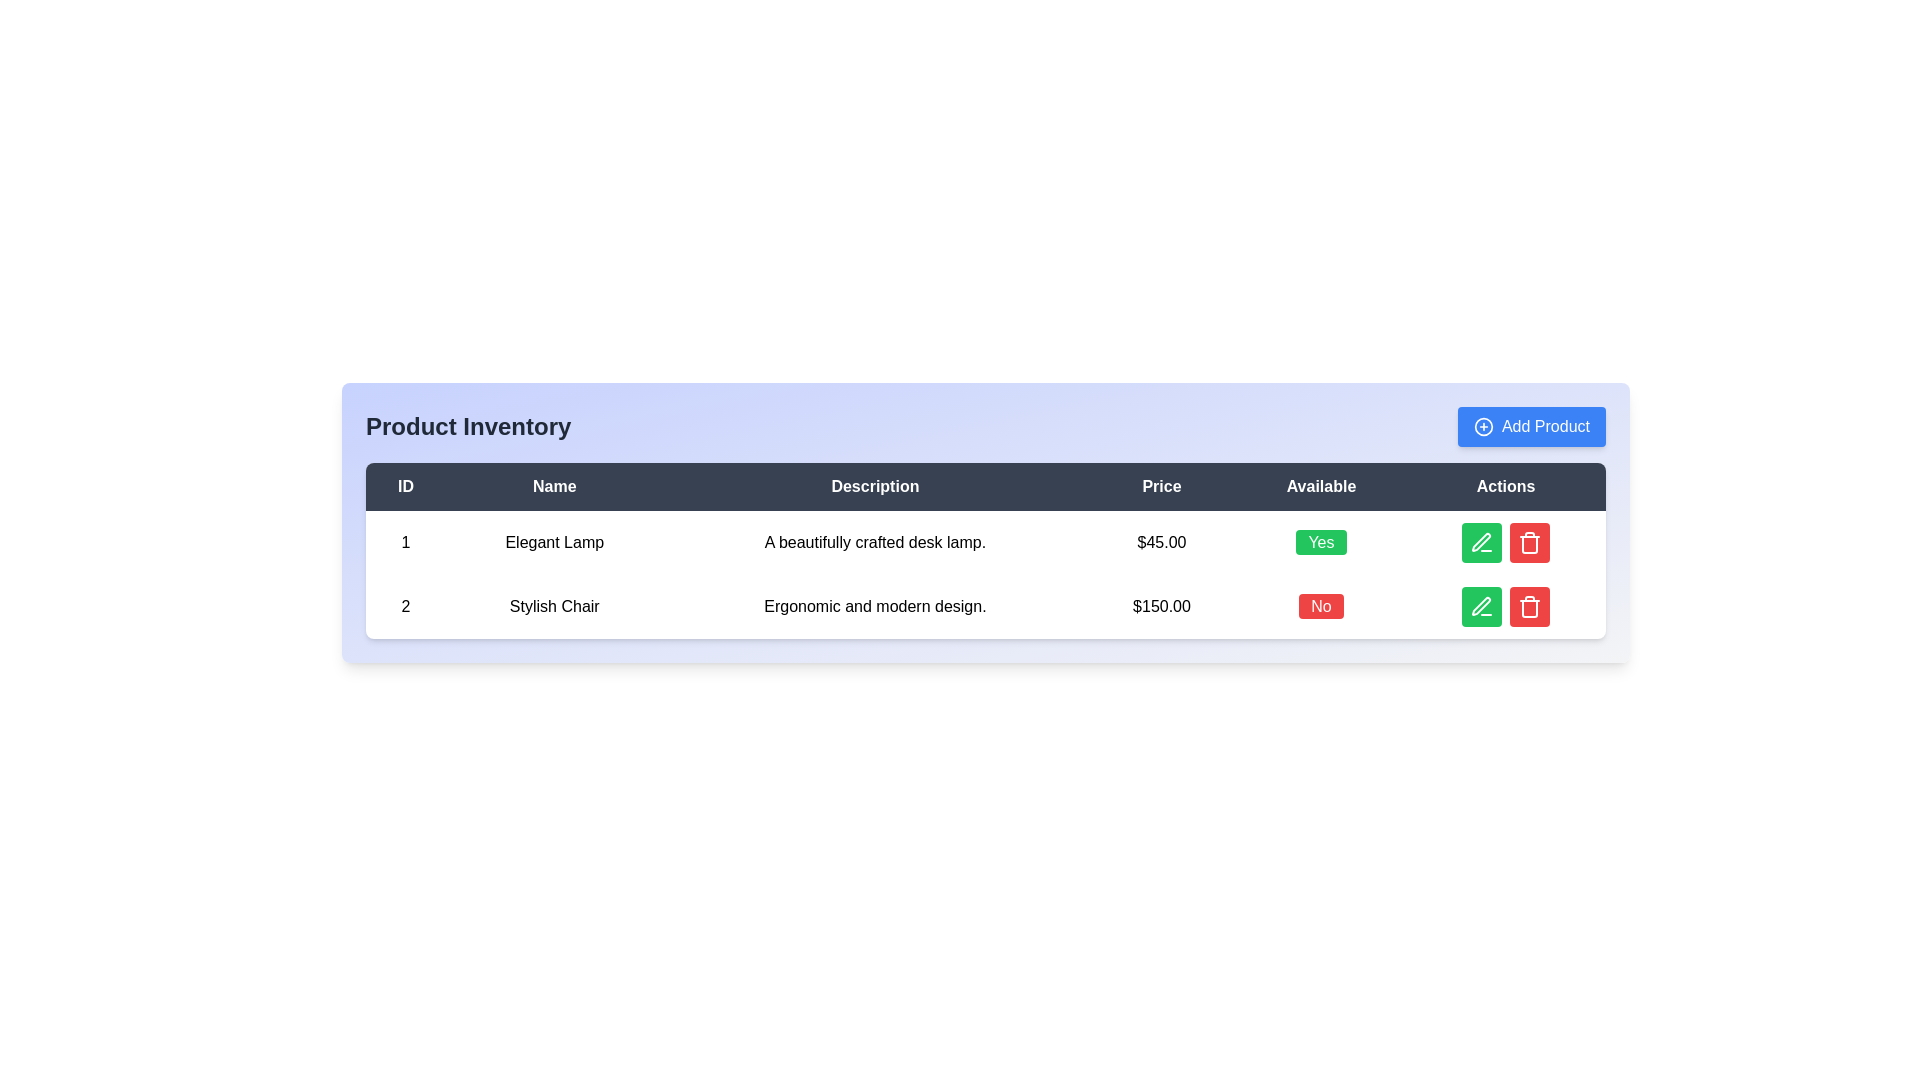 The height and width of the screenshot is (1080, 1920). Describe the element at coordinates (1321, 486) in the screenshot. I see `the 'Available' text label in the header row of the table, which is the fifth column from the left, displaying white text on a dark blue background` at that location.